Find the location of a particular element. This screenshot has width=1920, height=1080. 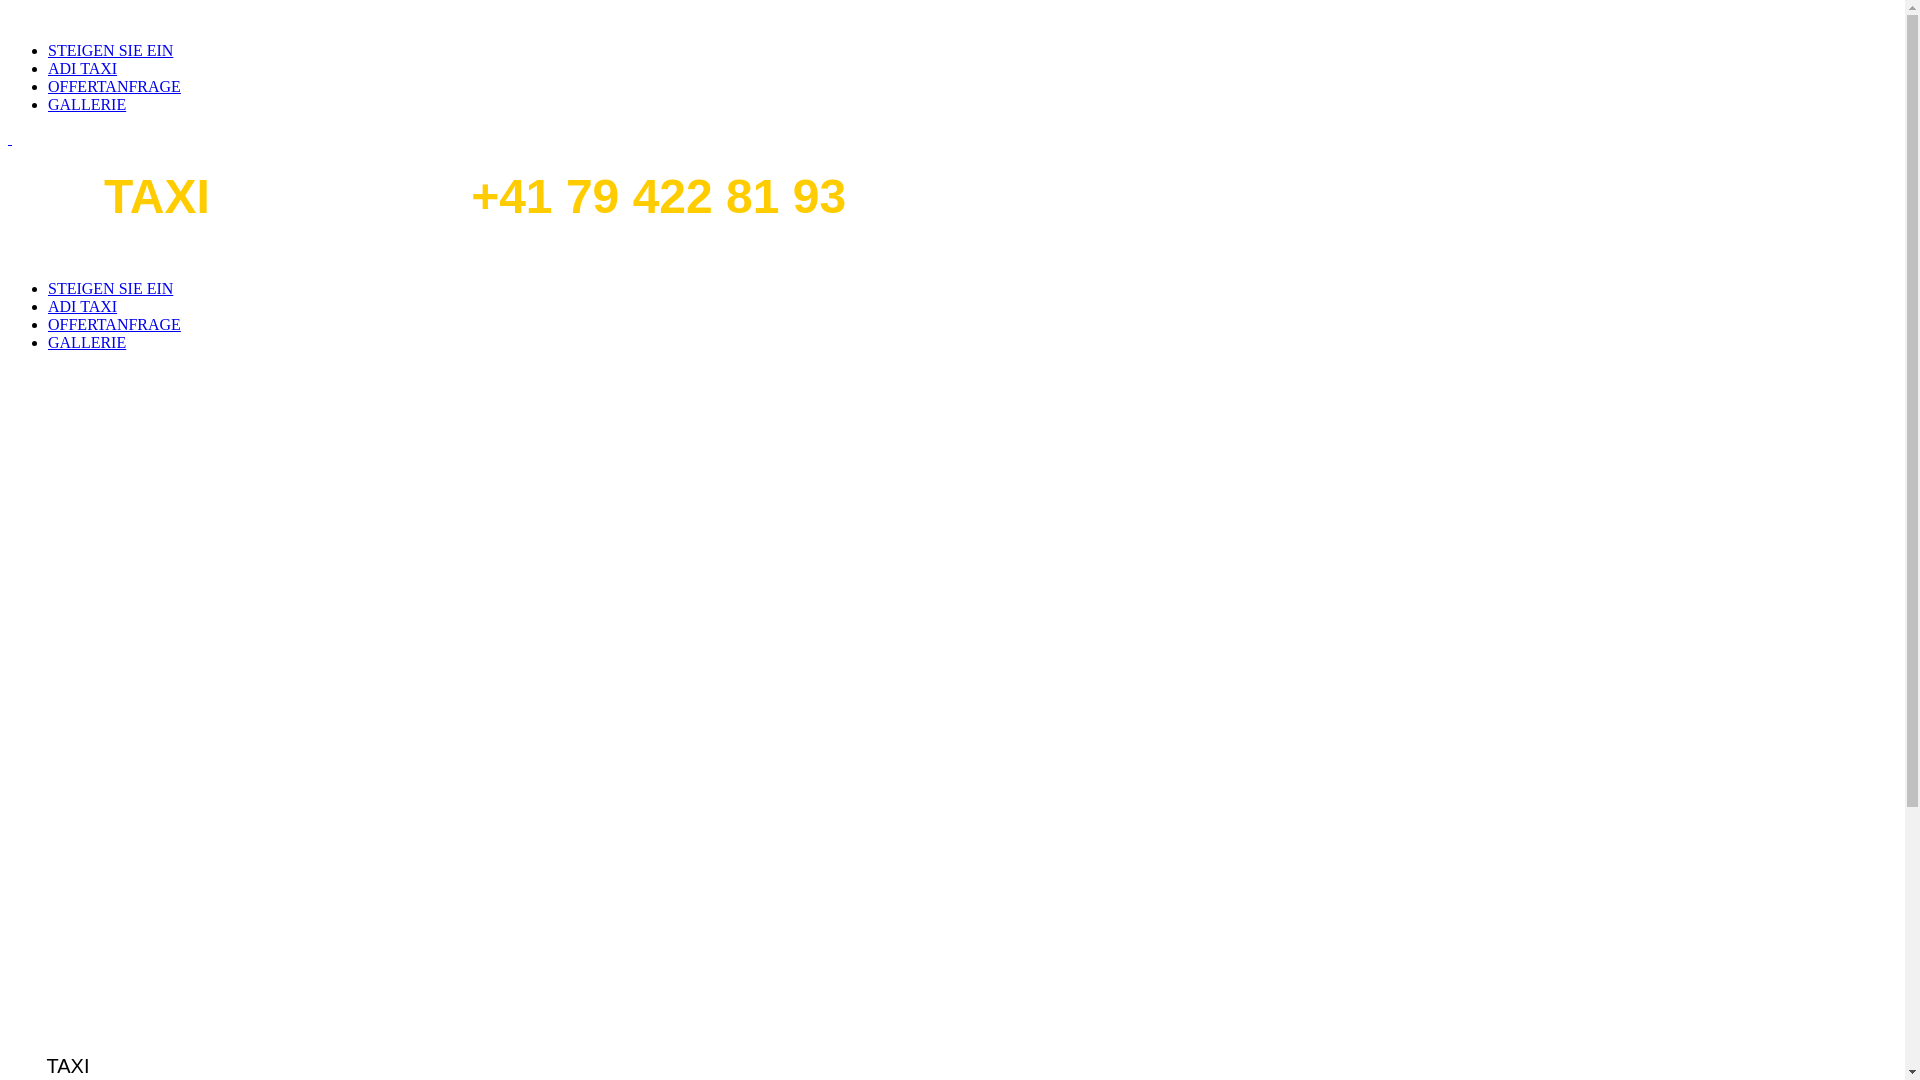

'ADI TAXI' is located at coordinates (48, 67).